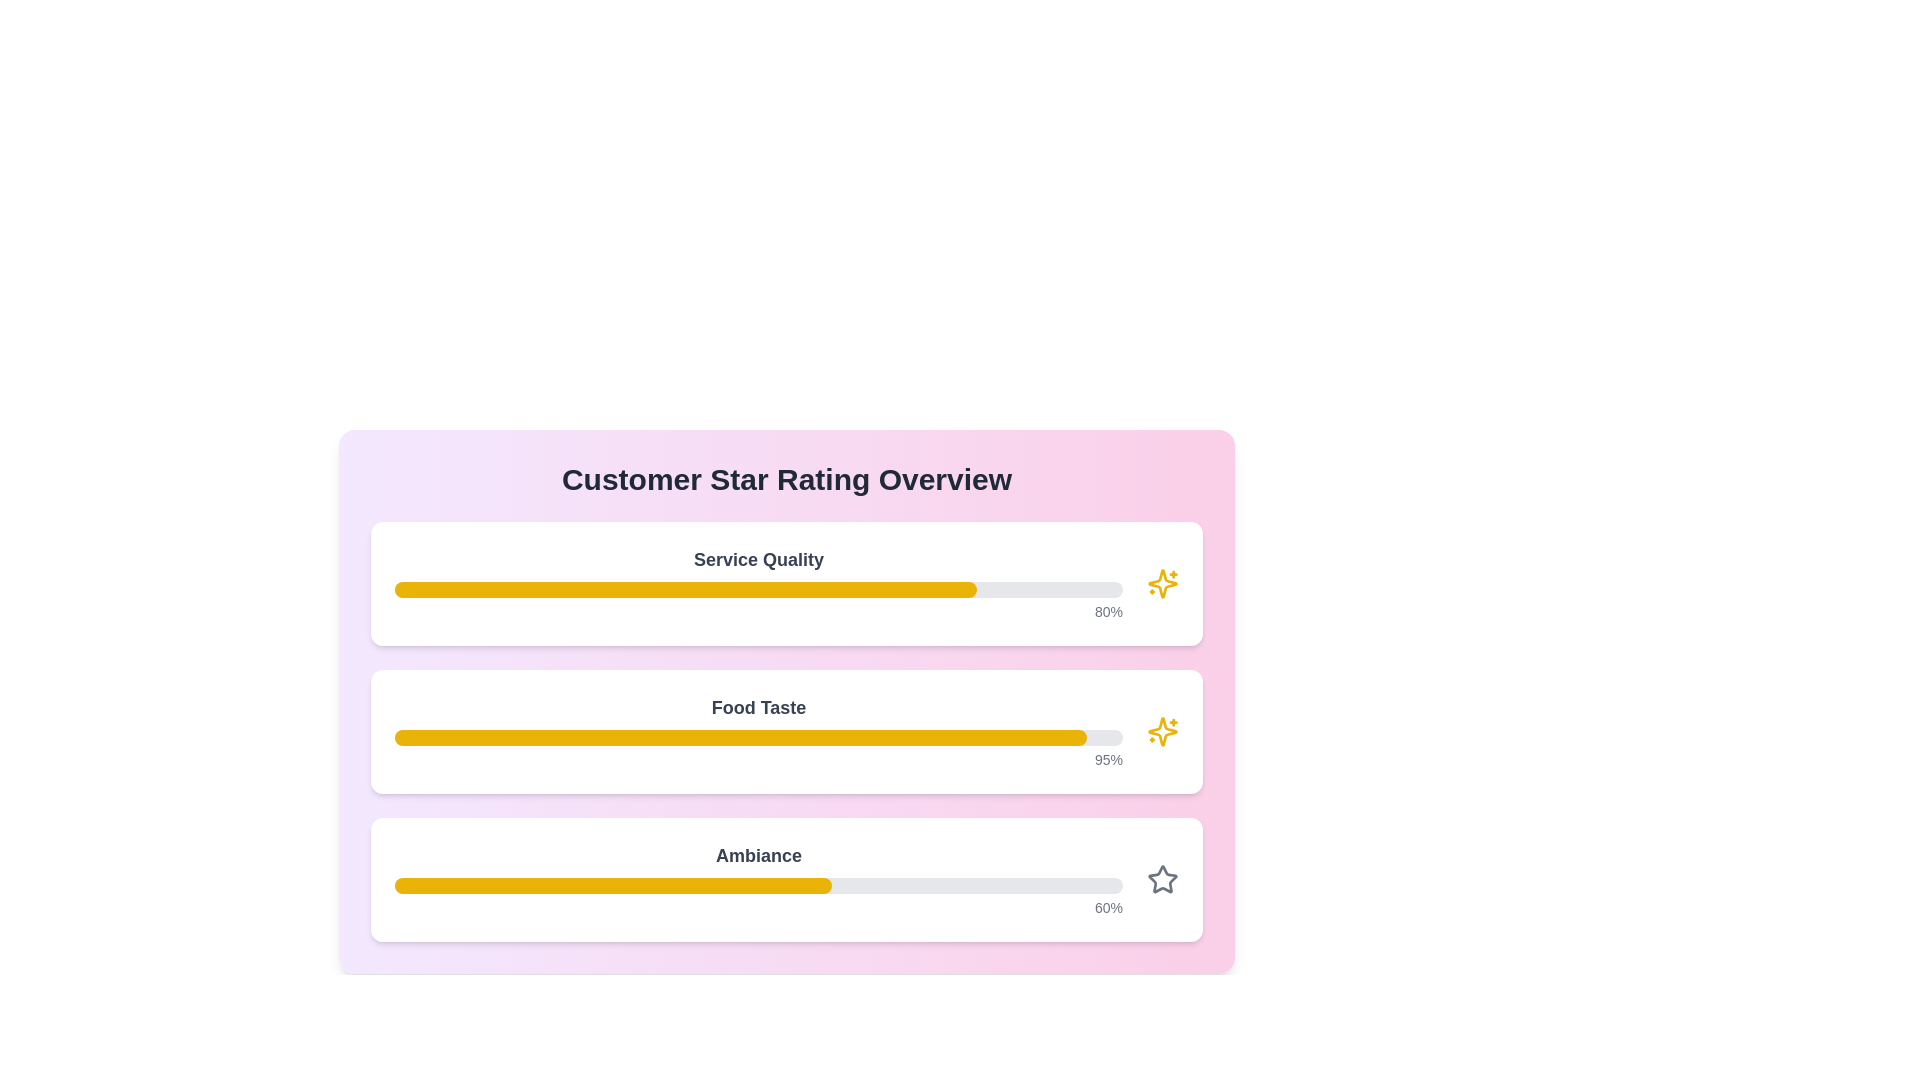 Image resolution: width=1920 pixels, height=1080 pixels. What do you see at coordinates (757, 737) in the screenshot?
I see `the Progress Bar indicating the completion level for 'Food Taste', which is located below the 'Food Taste' text and above the '95%' indicator` at bounding box center [757, 737].